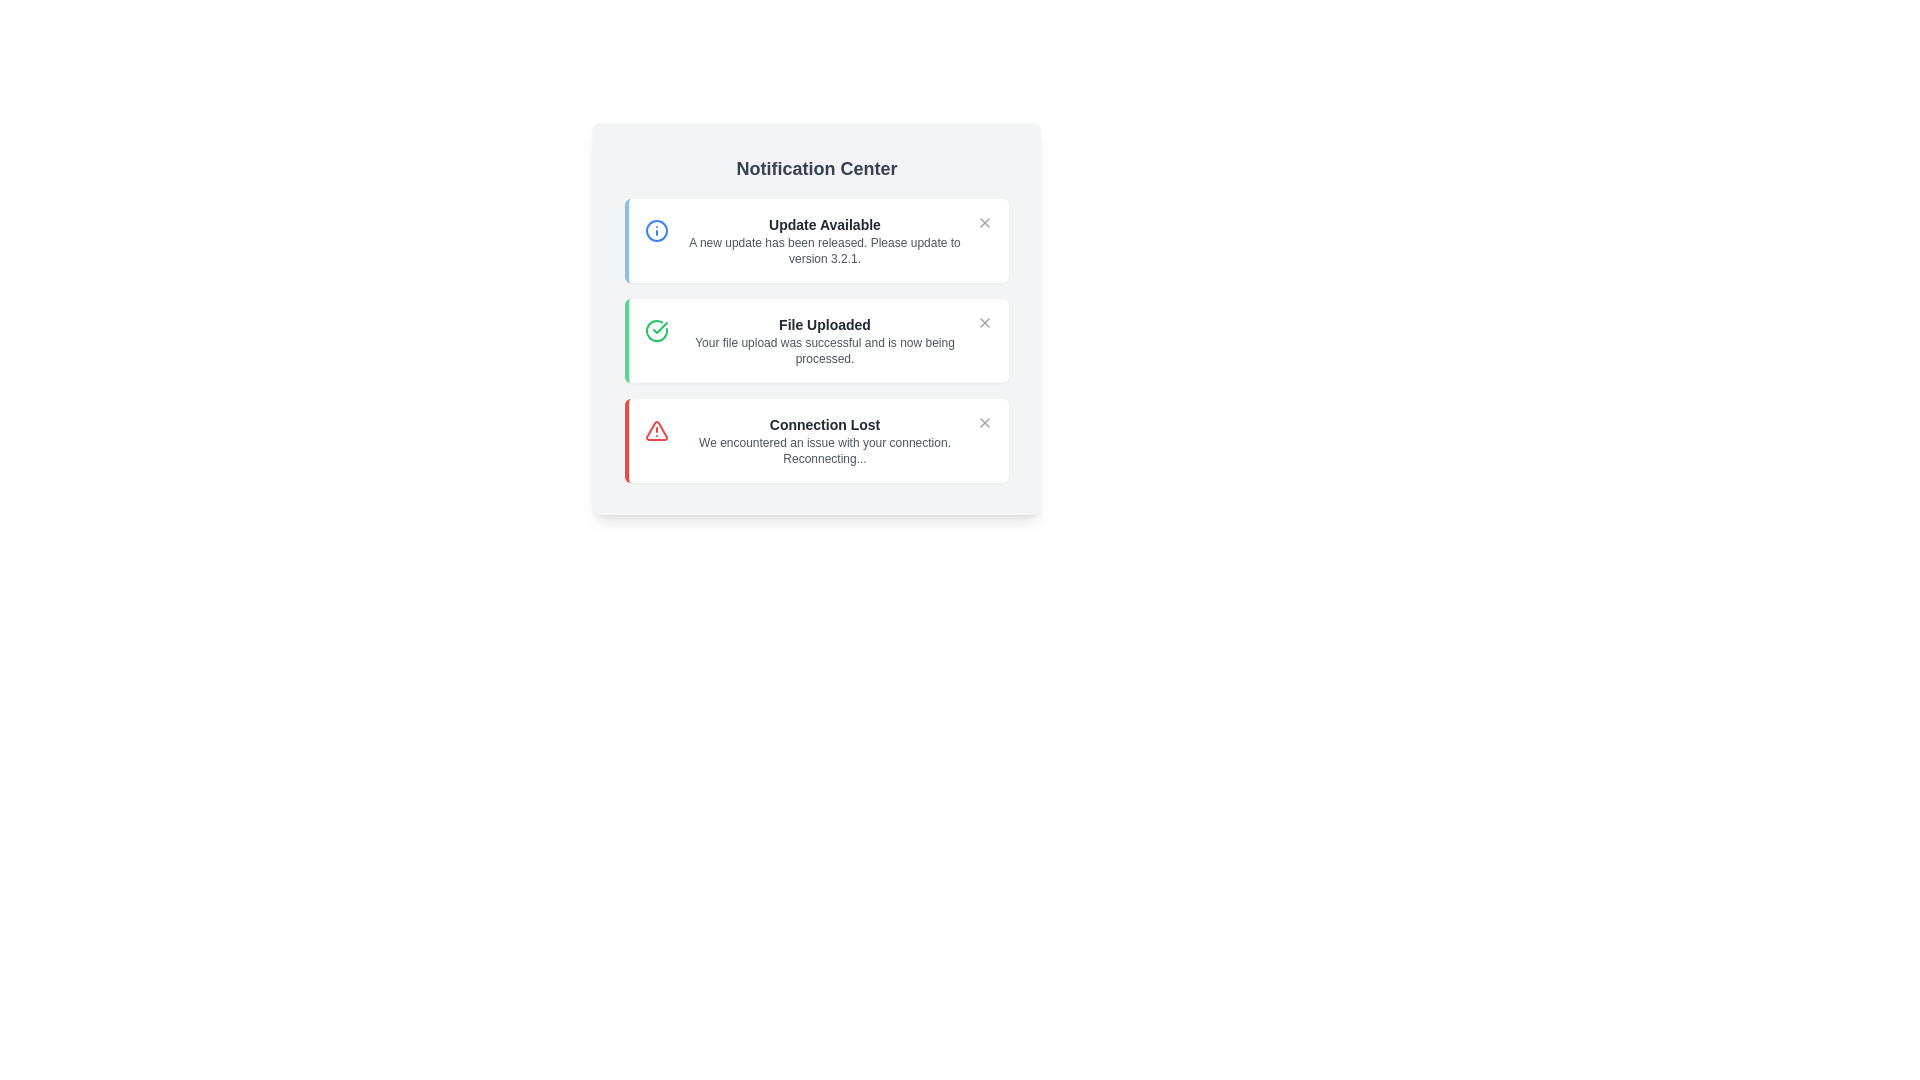 The image size is (1920, 1080). What do you see at coordinates (657, 230) in the screenshot?
I see `the informational icon located on the left side of the 'Update Available' notification in the Notification Center` at bounding box center [657, 230].